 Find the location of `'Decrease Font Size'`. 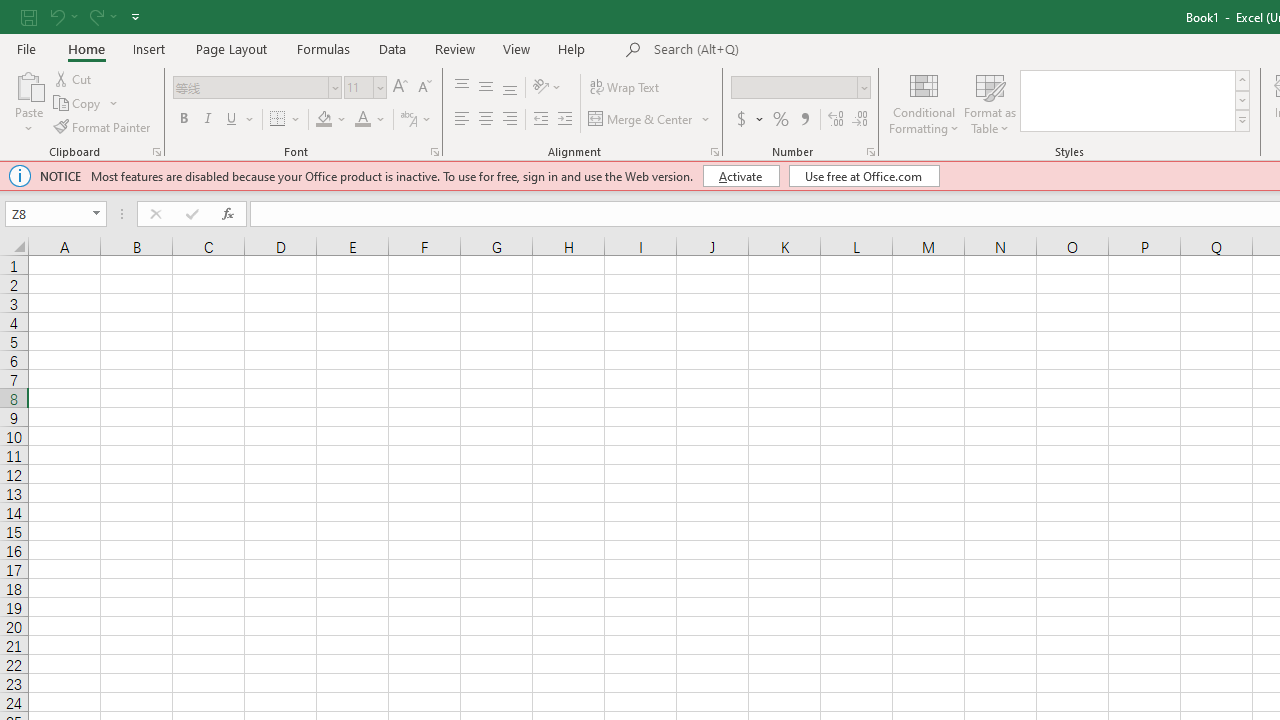

'Decrease Font Size' is located at coordinates (423, 86).